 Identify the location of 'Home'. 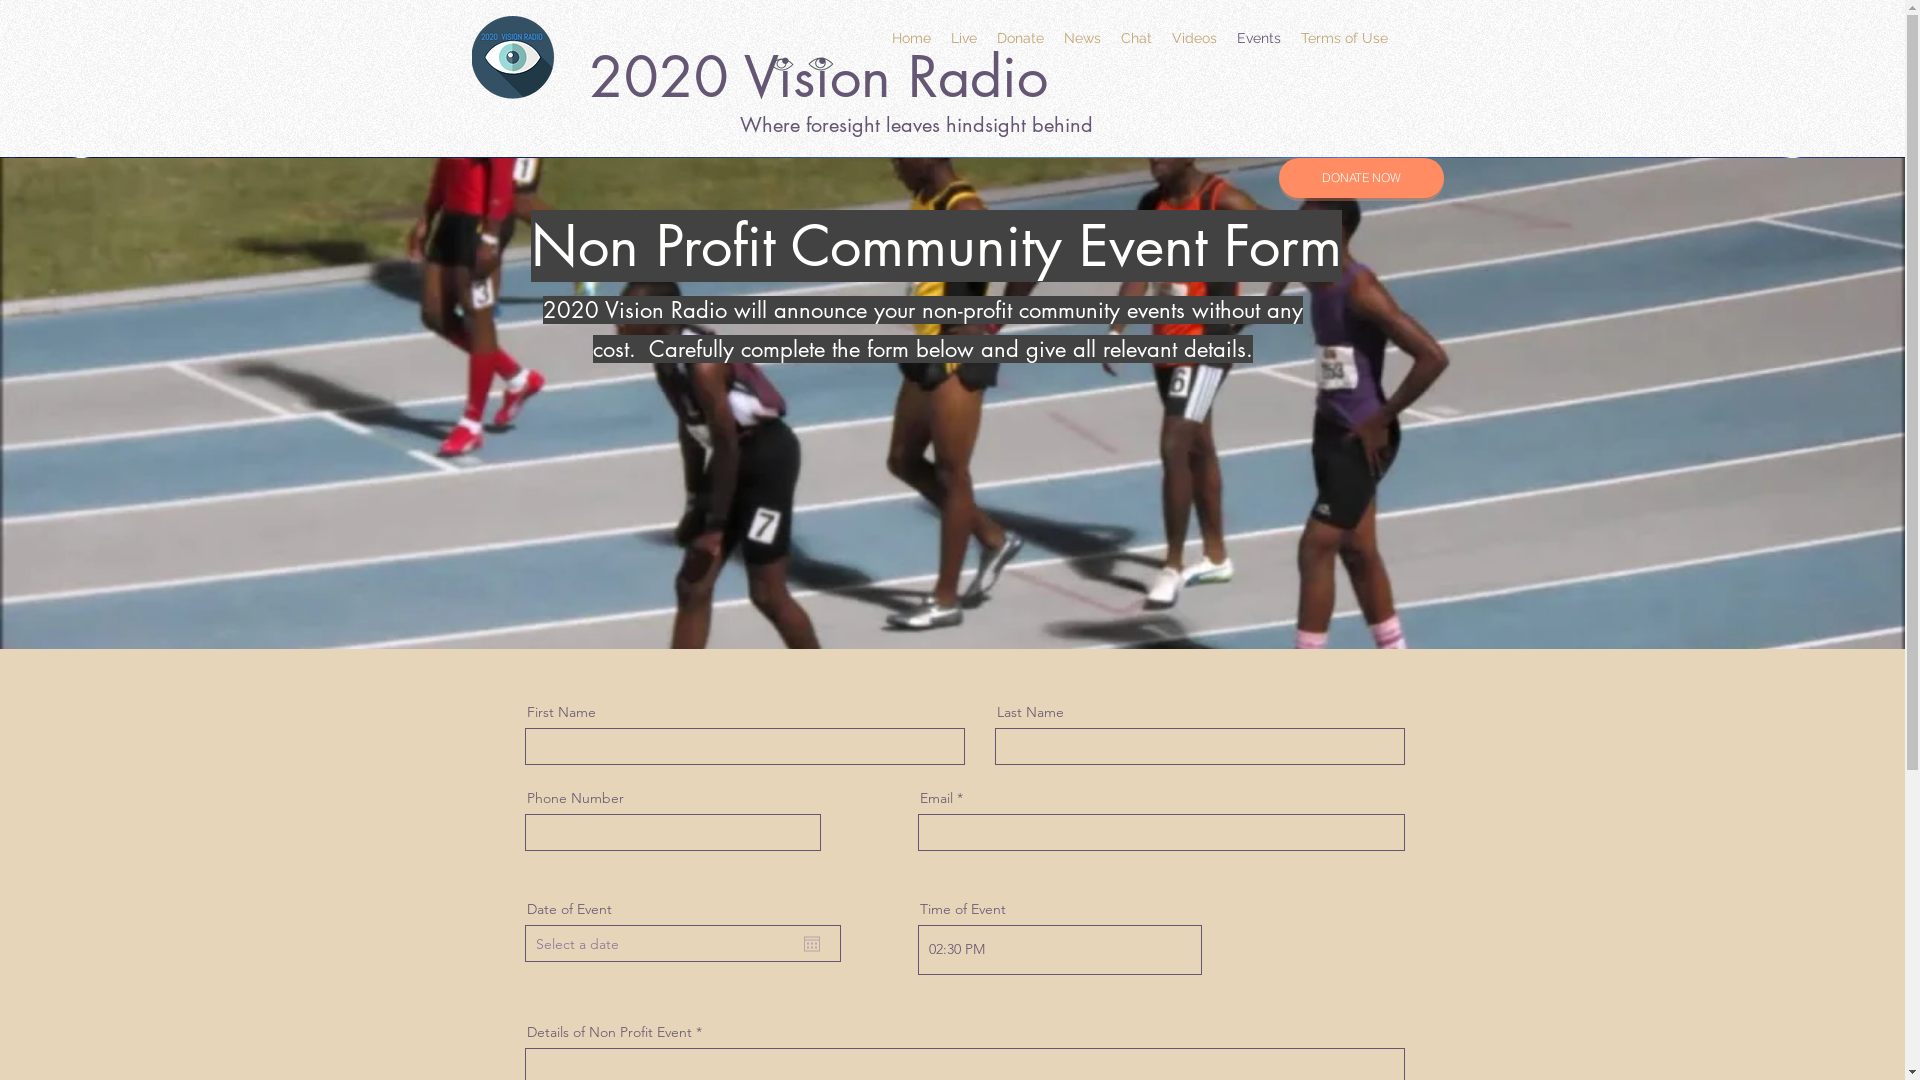
(910, 38).